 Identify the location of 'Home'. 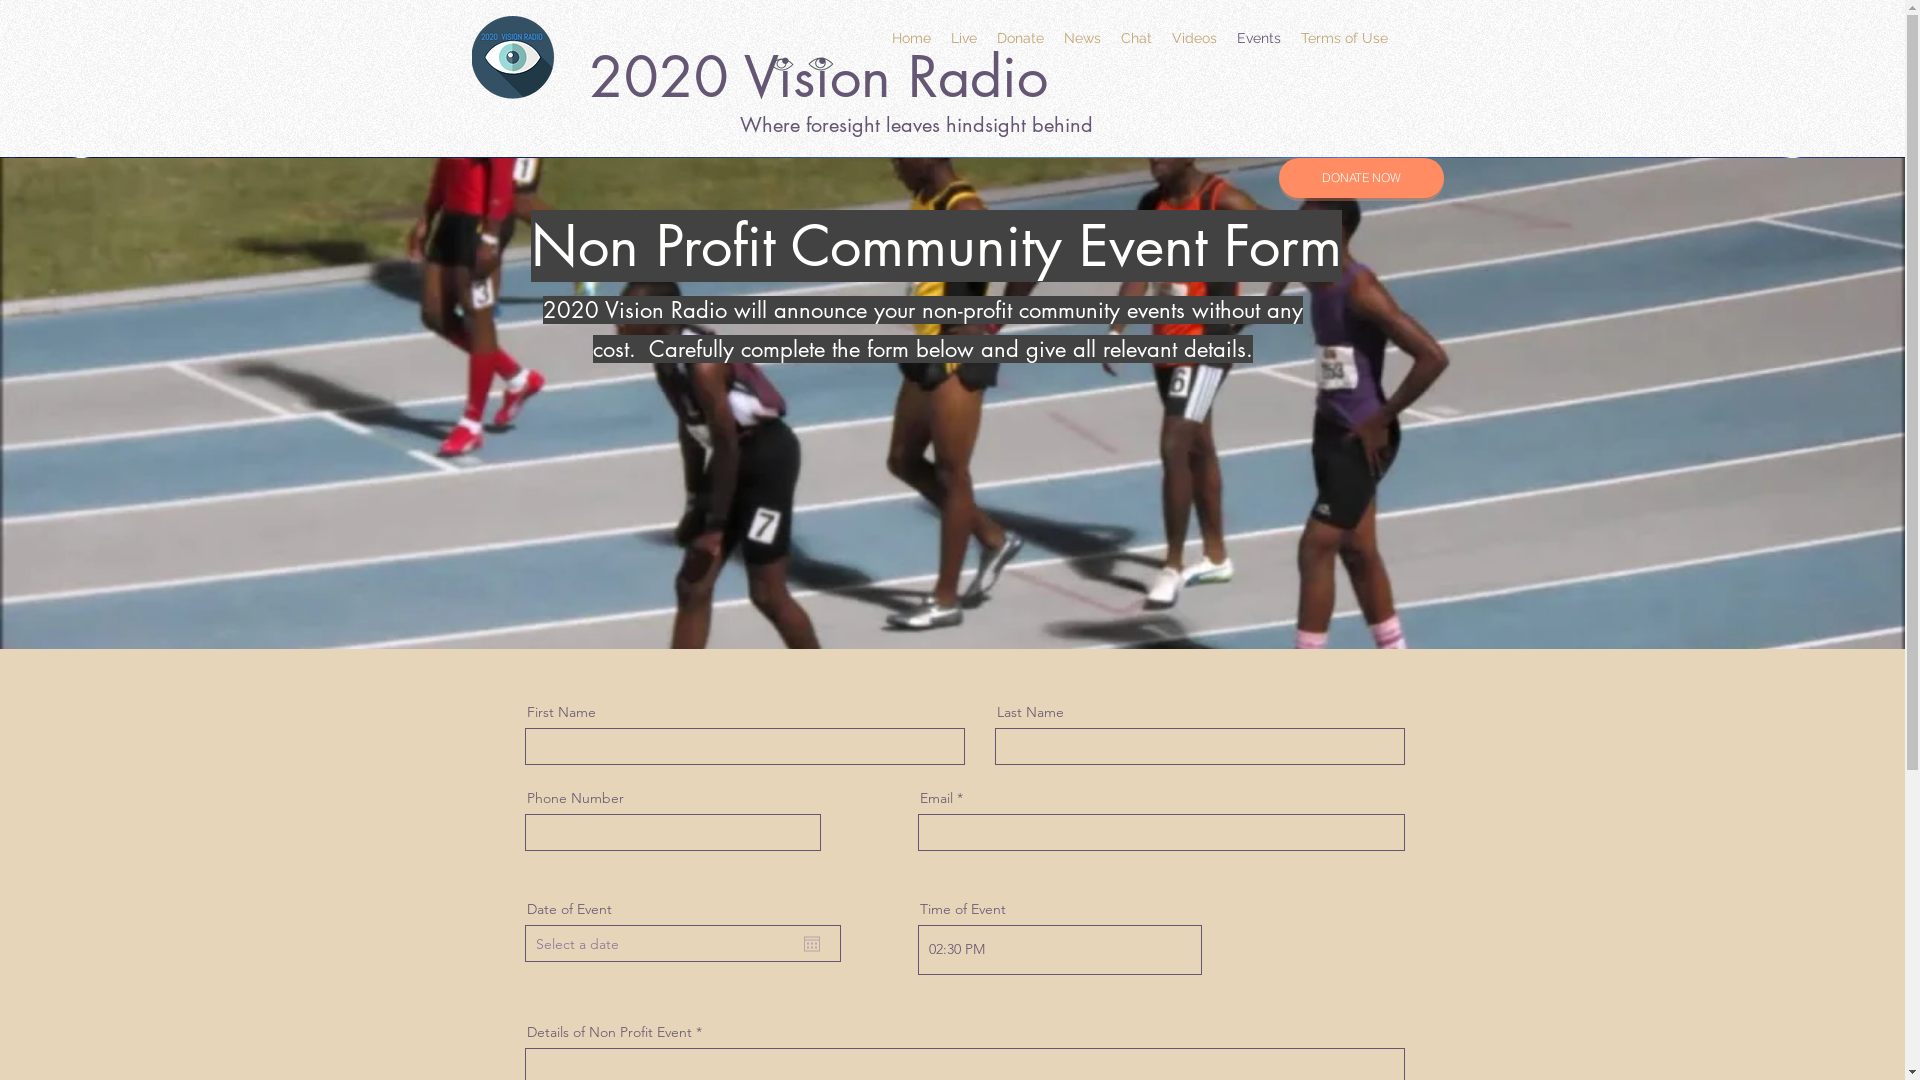
(910, 38).